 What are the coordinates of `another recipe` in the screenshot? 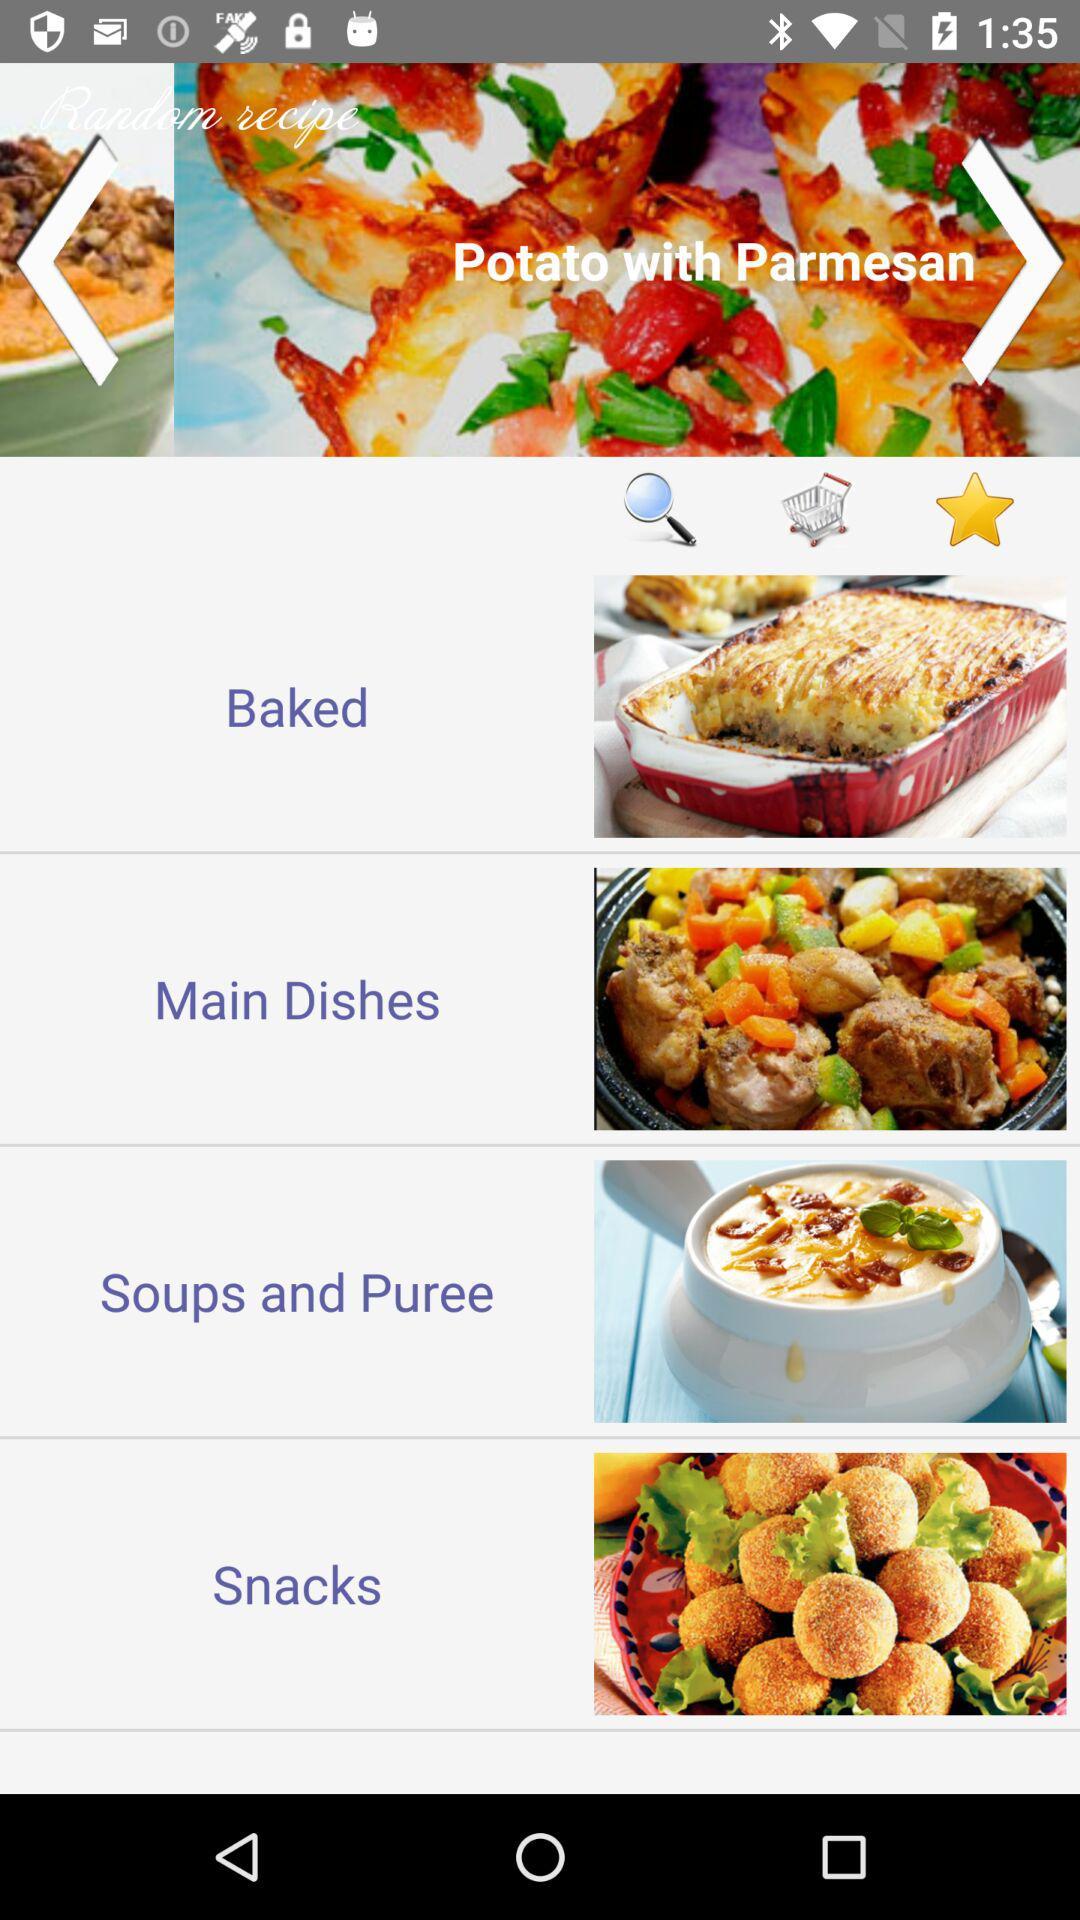 It's located at (540, 258).